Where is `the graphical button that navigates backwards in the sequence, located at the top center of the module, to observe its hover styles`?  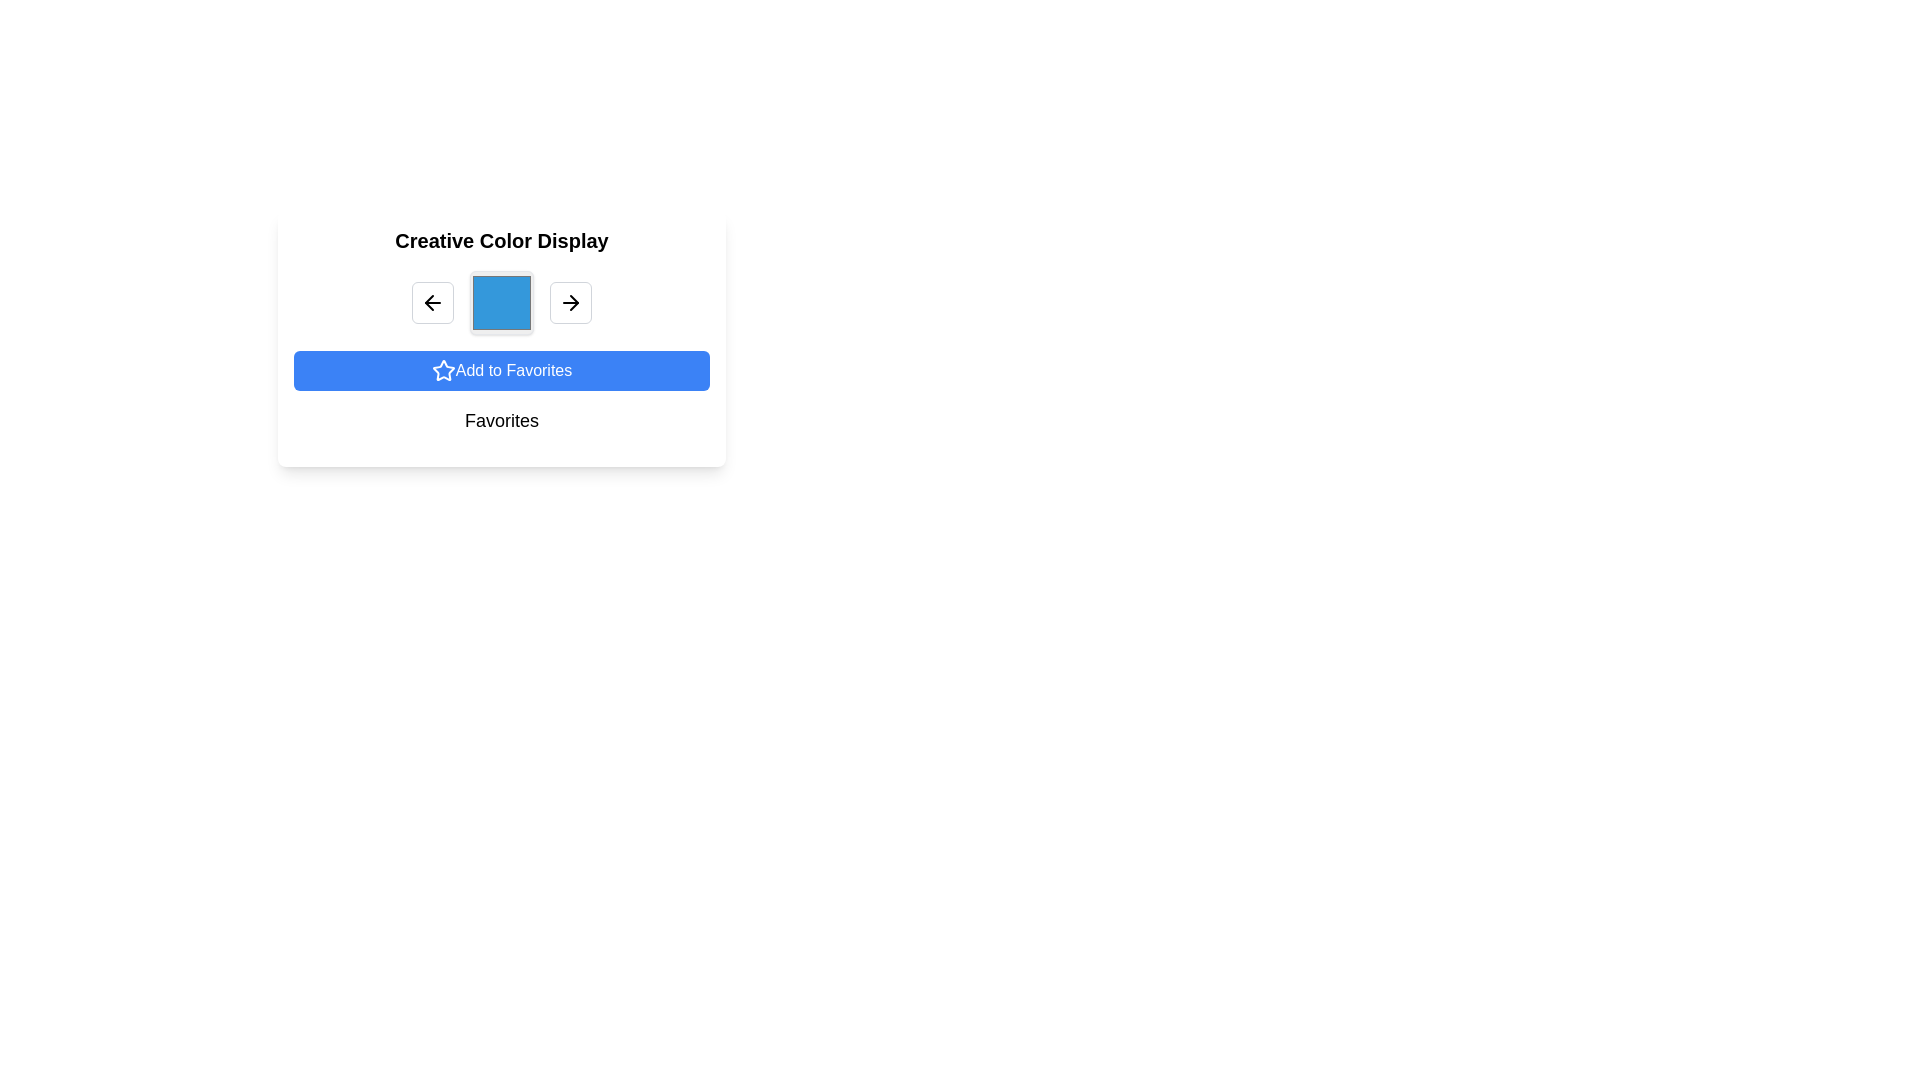 the graphical button that navigates backwards in the sequence, located at the top center of the module, to observe its hover styles is located at coordinates (431, 303).